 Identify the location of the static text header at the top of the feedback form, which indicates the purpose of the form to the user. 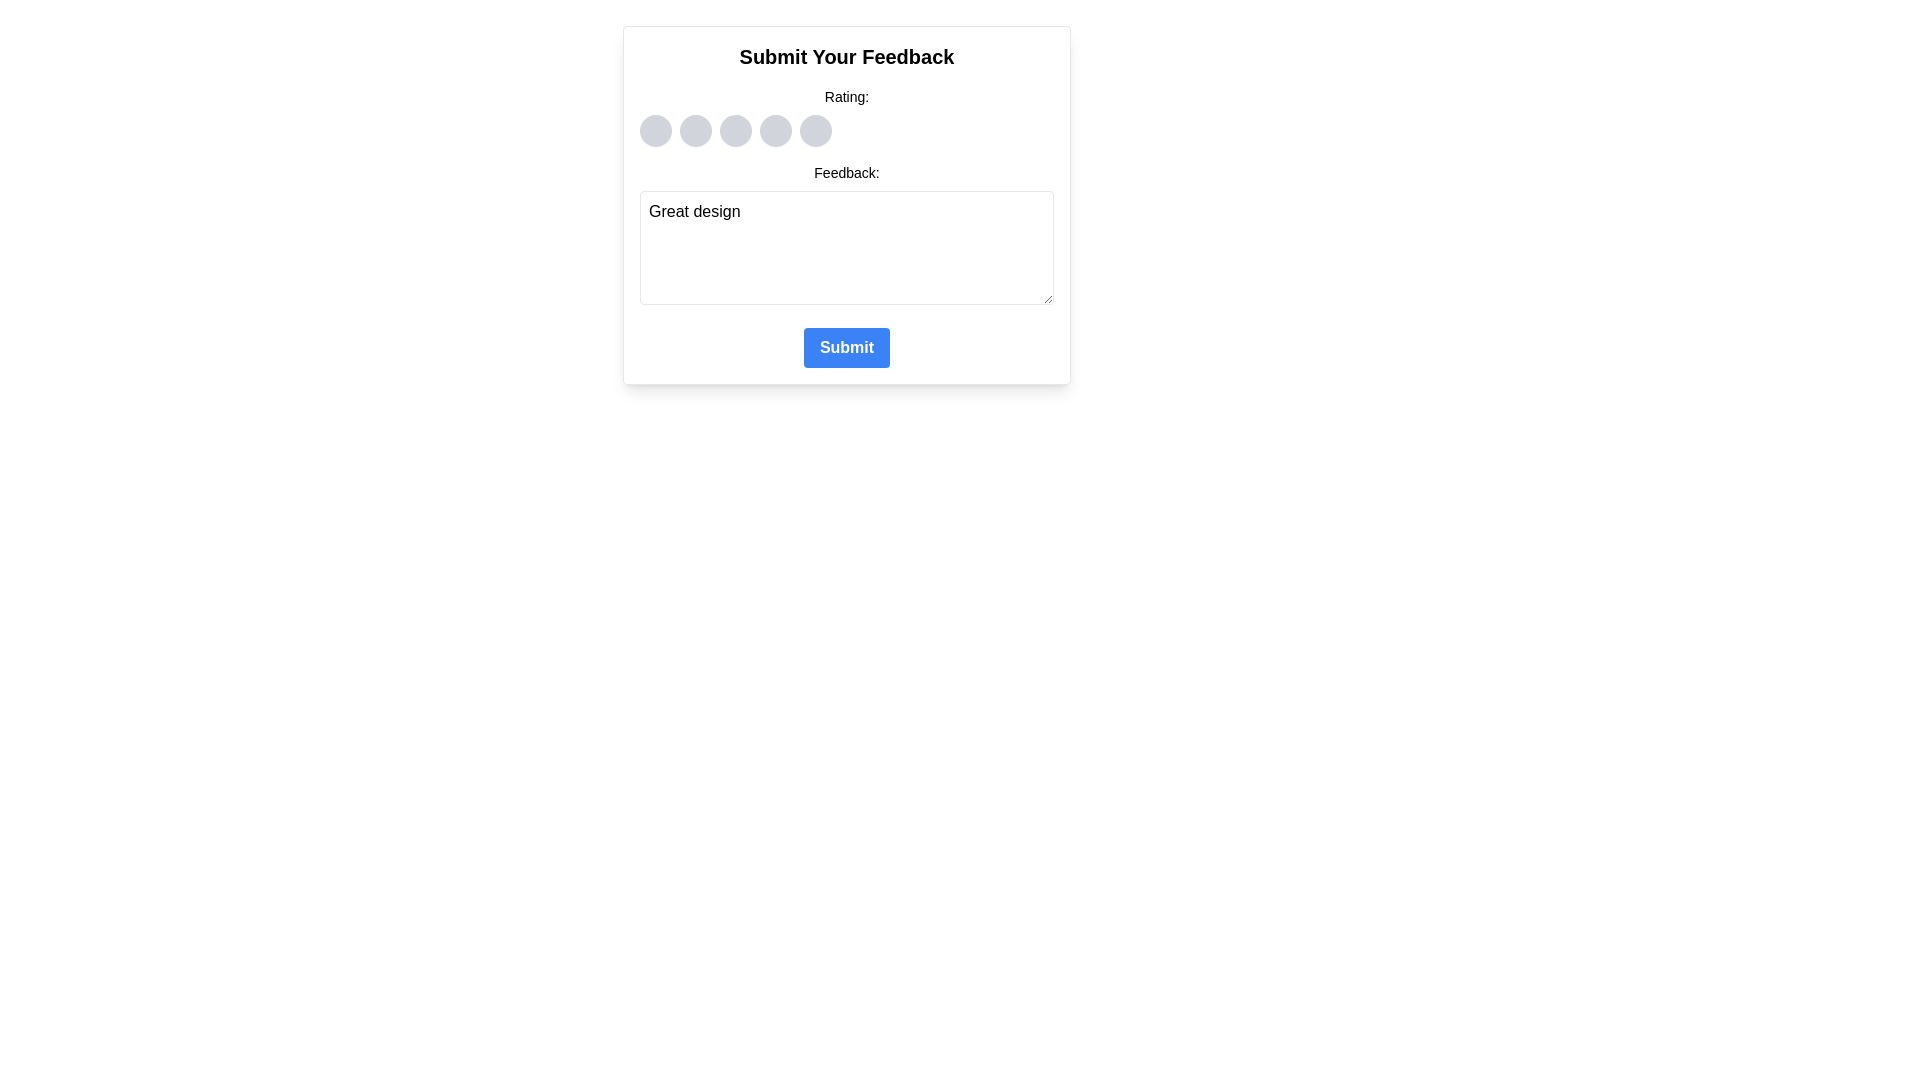
(846, 56).